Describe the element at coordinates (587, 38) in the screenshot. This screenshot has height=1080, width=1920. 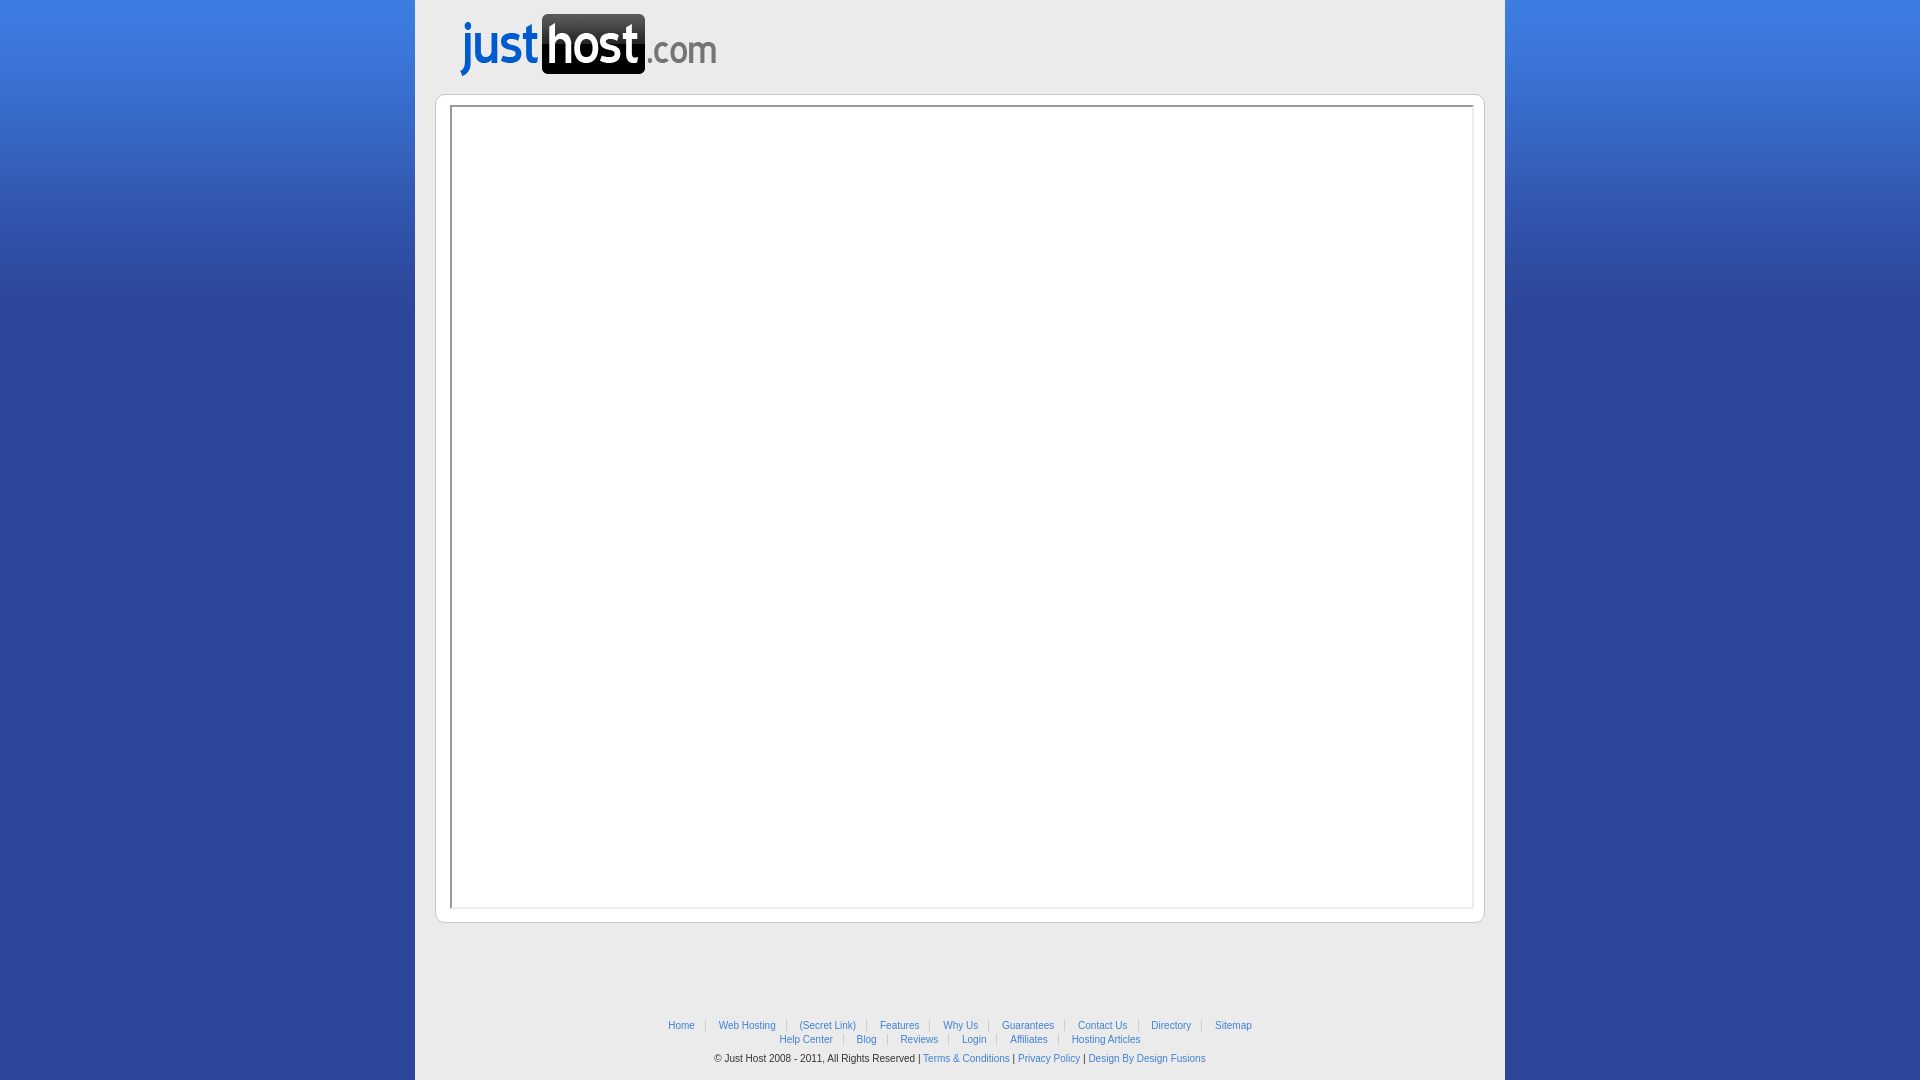
I see `'Web Hosting from Just Host'` at that location.